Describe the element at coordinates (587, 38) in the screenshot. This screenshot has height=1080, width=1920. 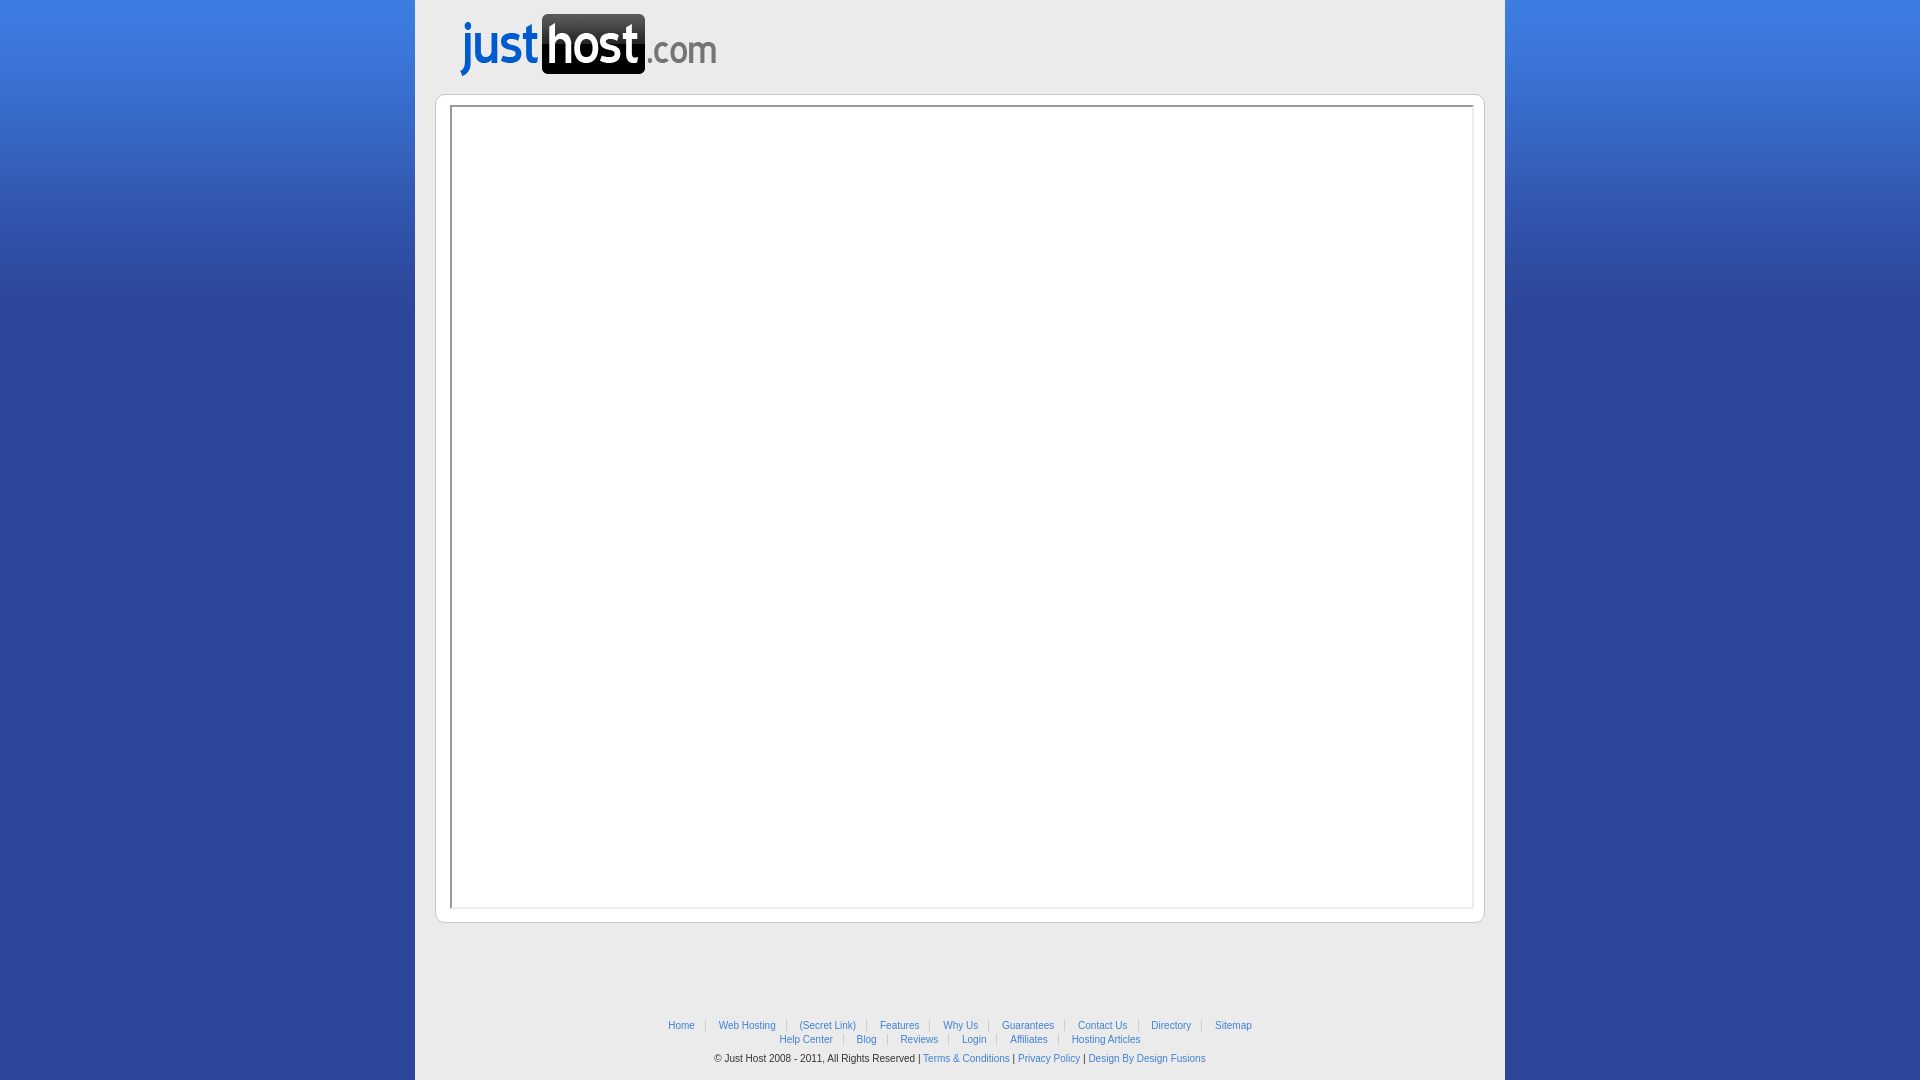
I see `'Web Hosting from Just Host'` at that location.